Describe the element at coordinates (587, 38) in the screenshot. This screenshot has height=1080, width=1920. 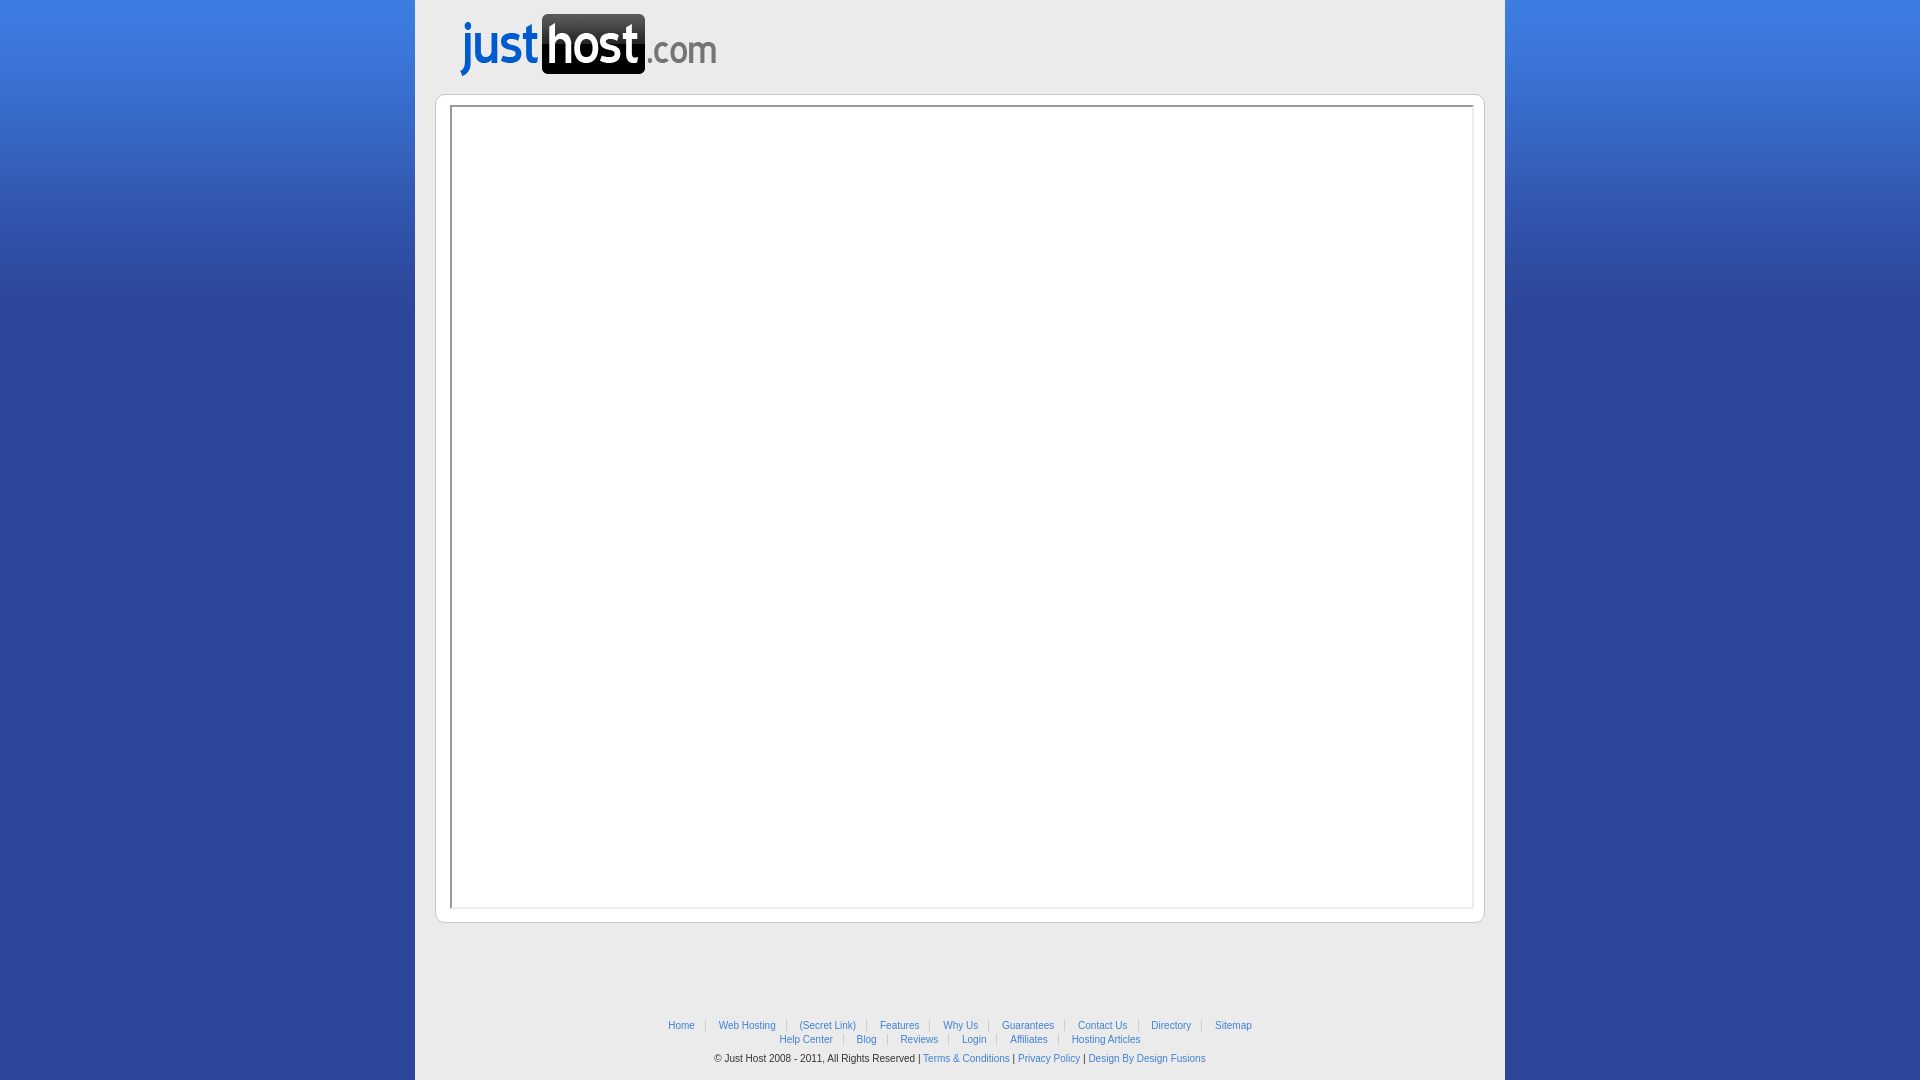
I see `'Web Hosting from Just Host'` at that location.